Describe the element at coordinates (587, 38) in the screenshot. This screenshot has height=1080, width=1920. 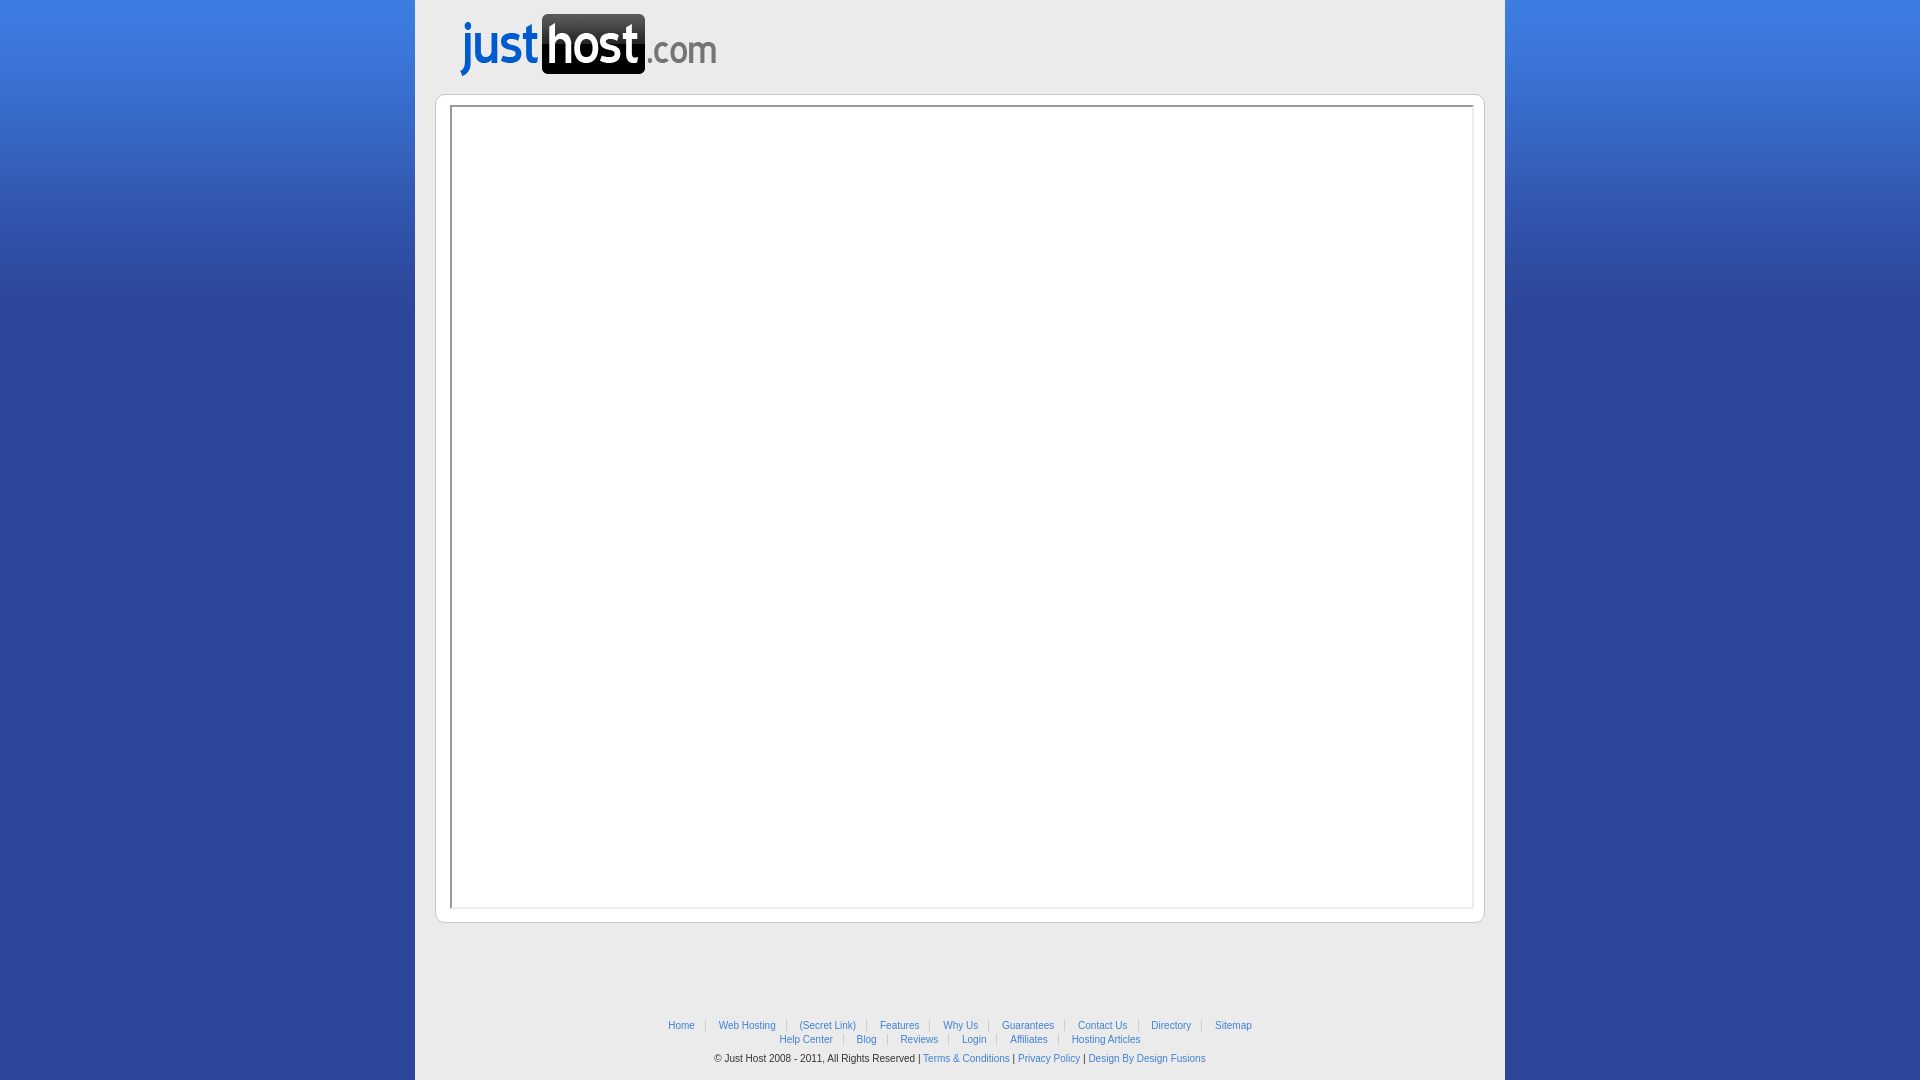
I see `'Web Hosting from Just Host'` at that location.